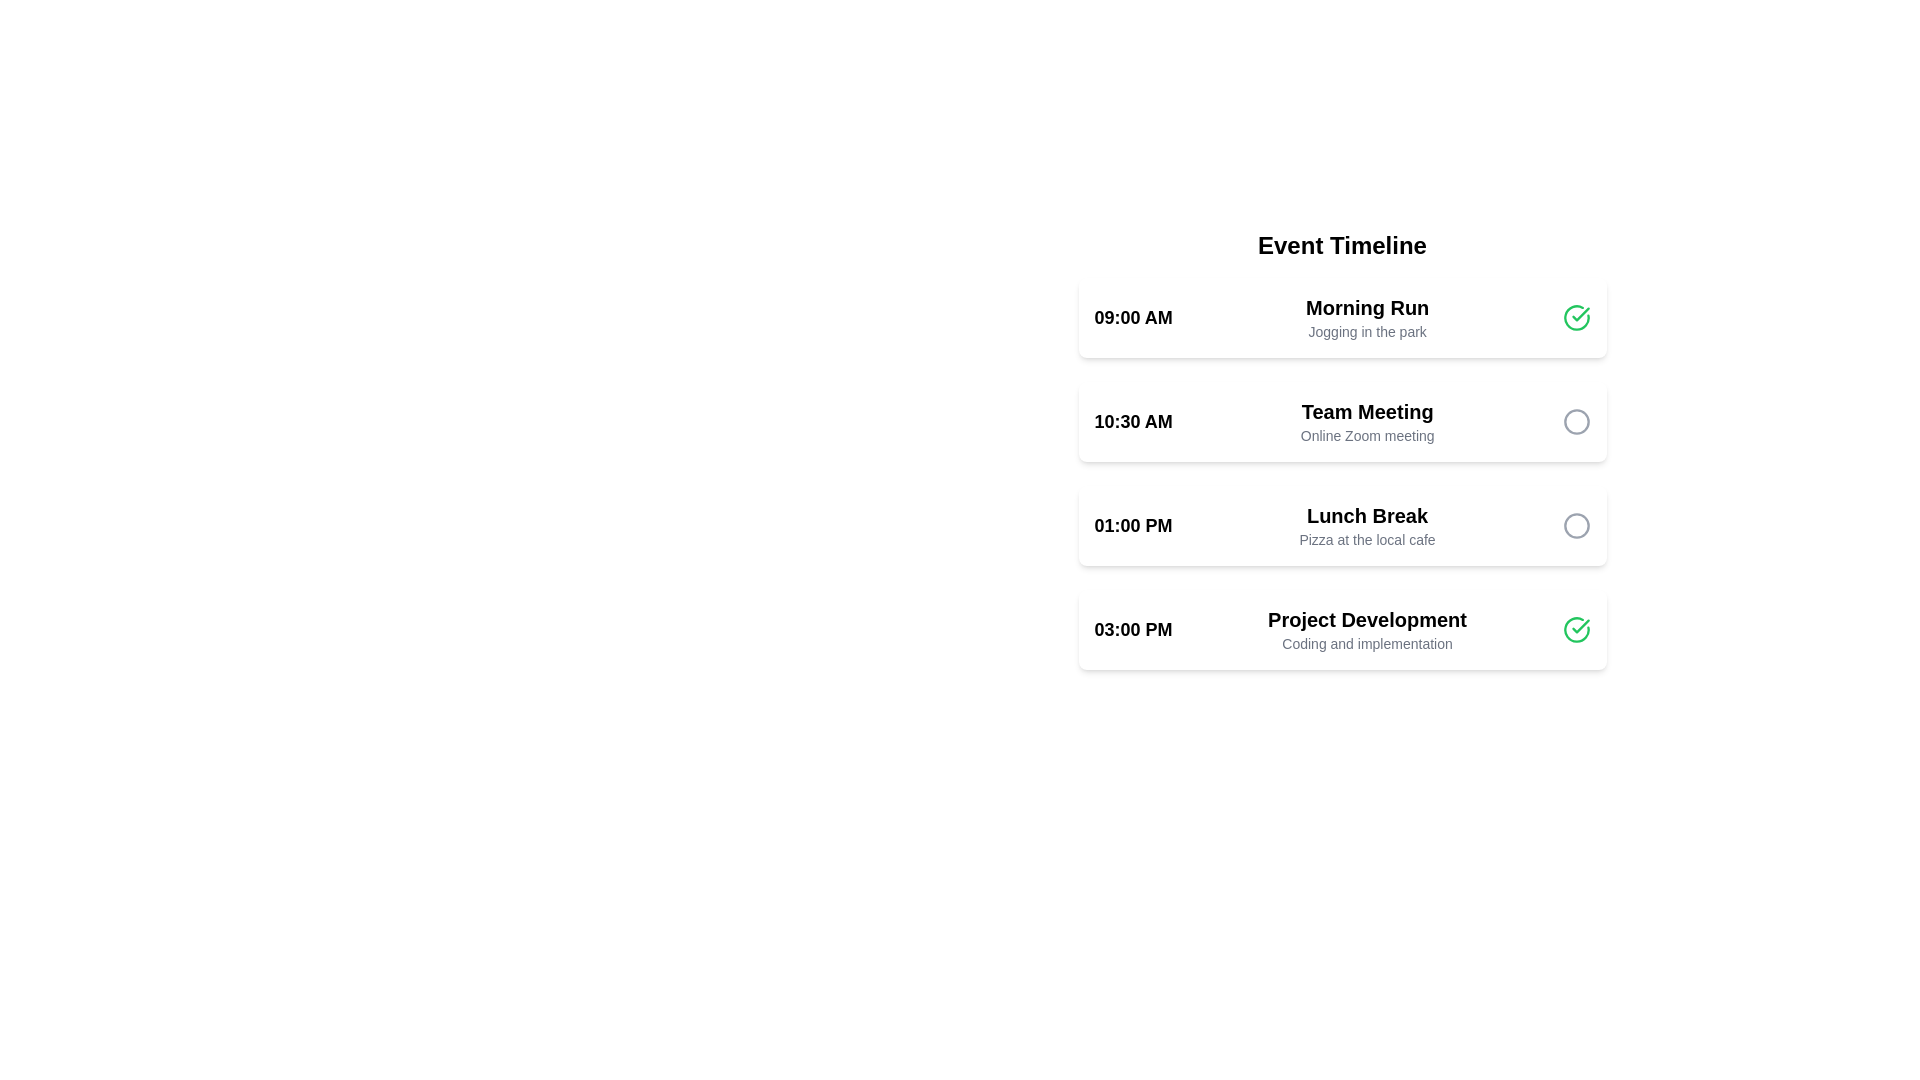  Describe the element at coordinates (1366, 316) in the screenshot. I see `the text block containing 'Morning Run' and 'Jogging in the park' located within the first event card in the timeline interface` at that location.